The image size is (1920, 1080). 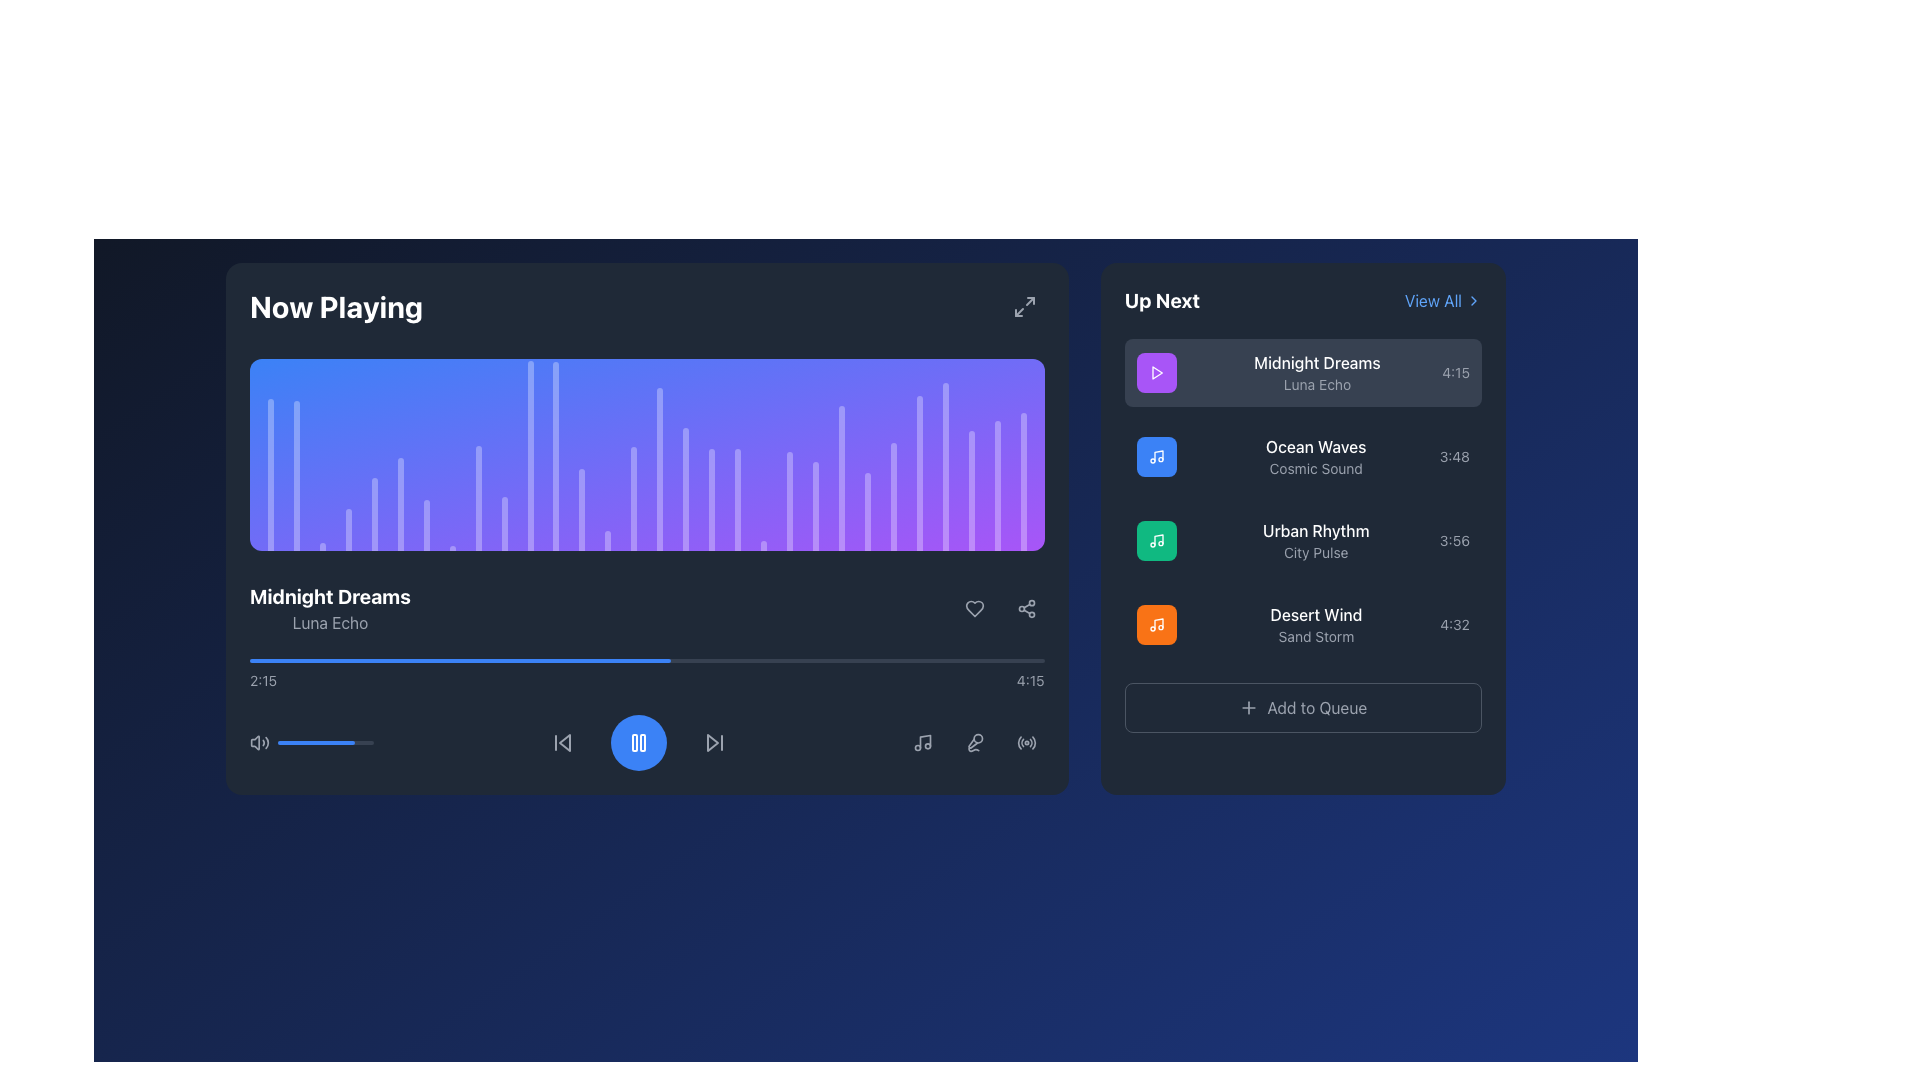 I want to click on the animation of the 7th vertical bar in the audio visualizer, which represents a specific frequency or sound amplitude, so click(x=425, y=524).